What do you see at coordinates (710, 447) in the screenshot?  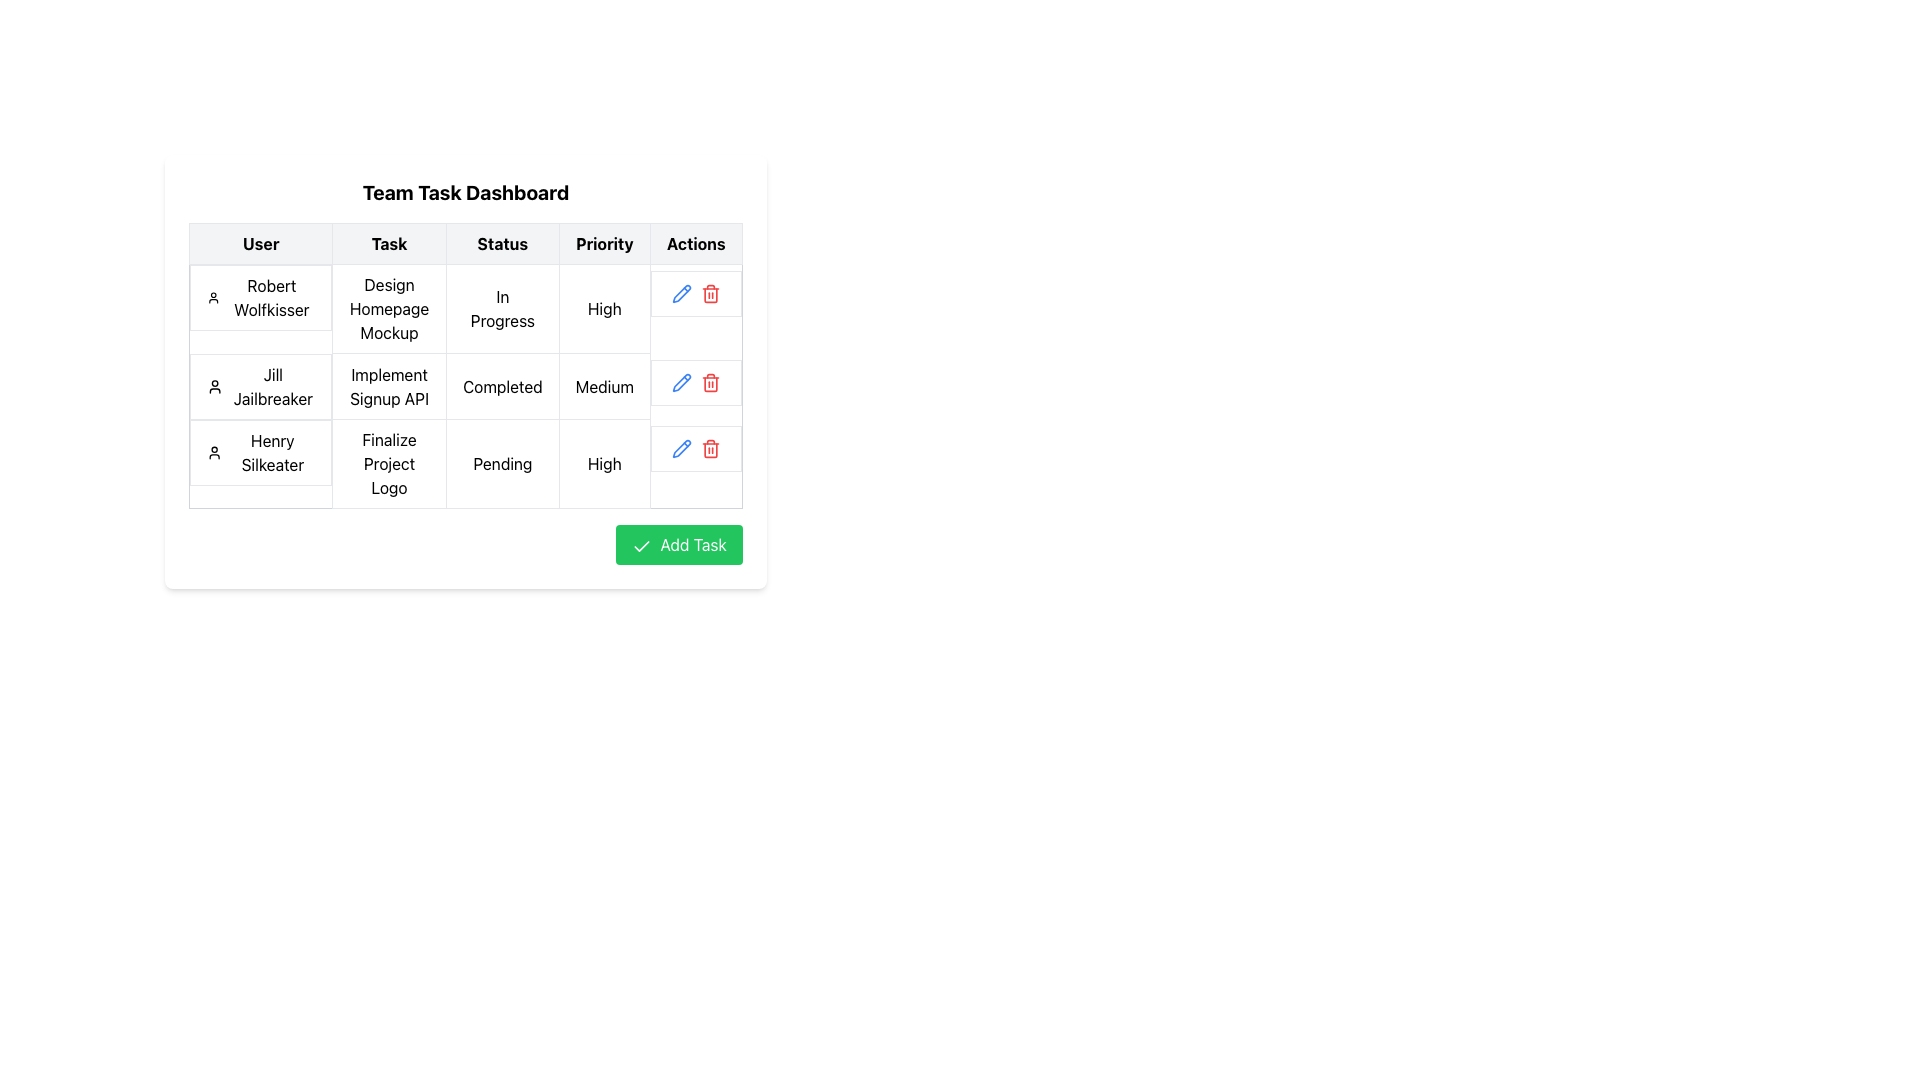 I see `the red trash can icon button in the 'Actions' column of the table associated with the task entry 'Design Homepage Mockup'` at bounding box center [710, 447].